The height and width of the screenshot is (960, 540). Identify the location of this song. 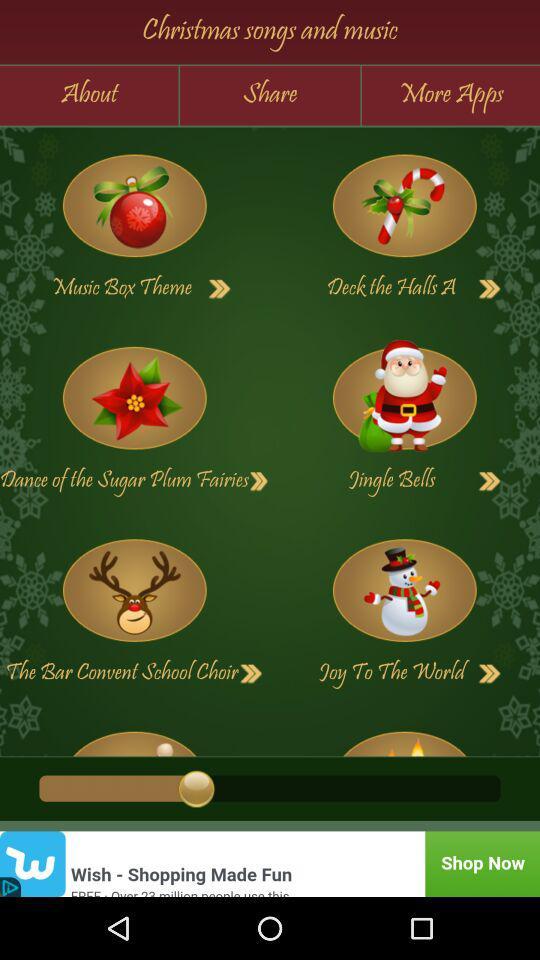
(134, 736).